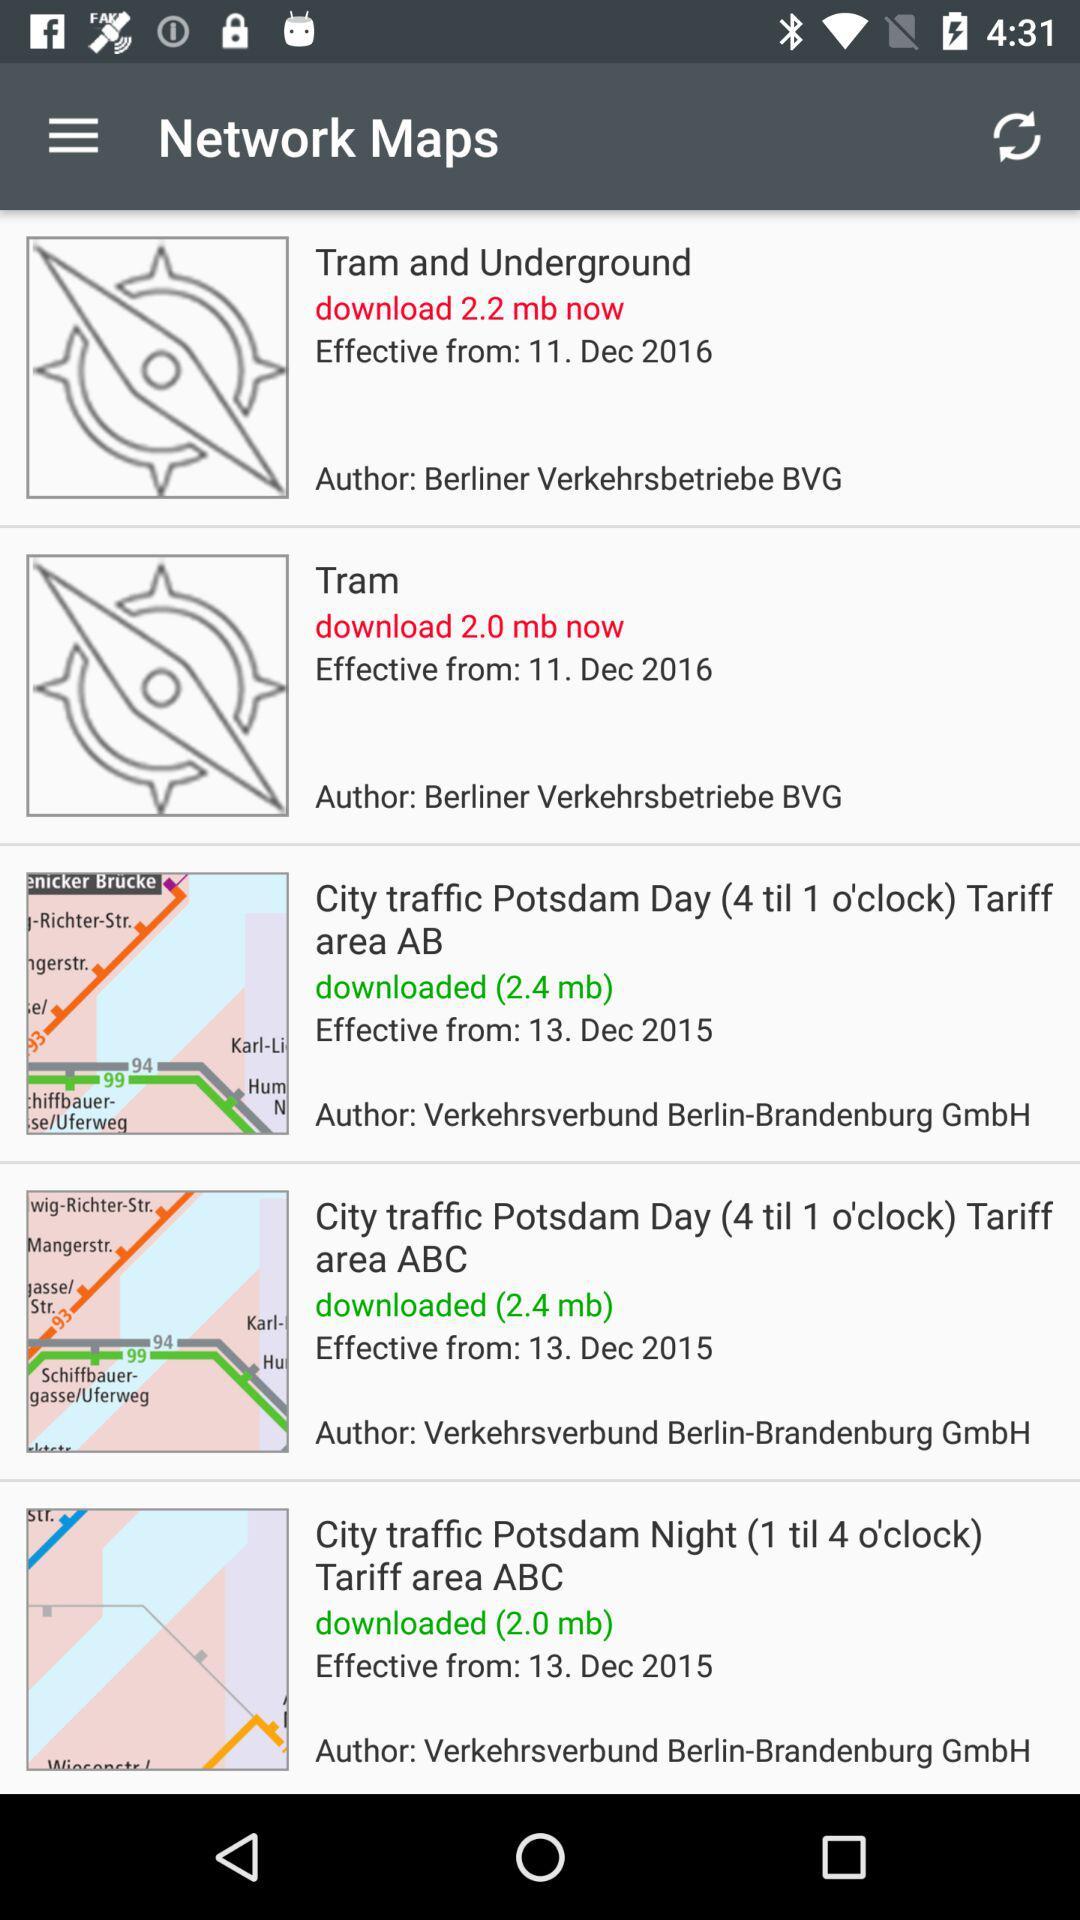  Describe the element at coordinates (502, 259) in the screenshot. I see `tram and underground item` at that location.